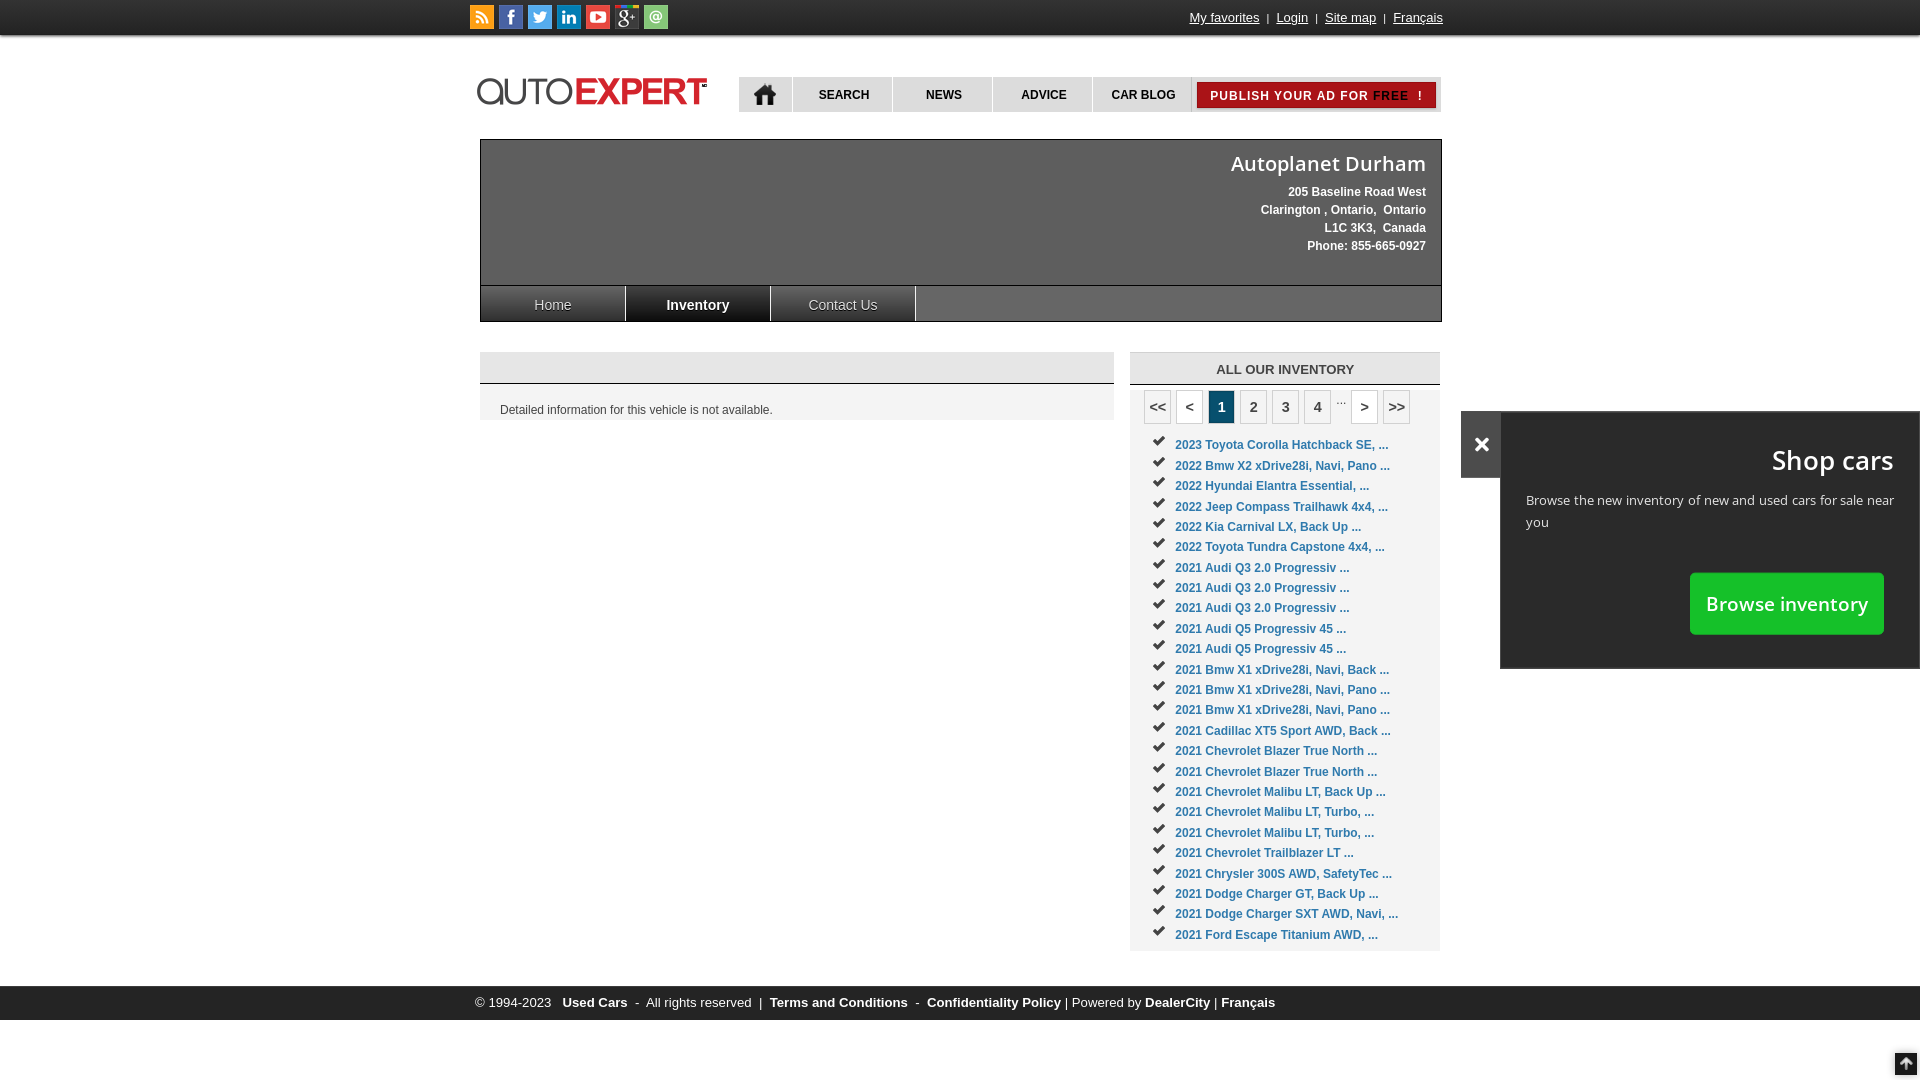 The width and height of the screenshot is (1920, 1080). Describe the element at coordinates (1266, 526) in the screenshot. I see `'2022 Kia Carnival LX, Back Up ...'` at that location.